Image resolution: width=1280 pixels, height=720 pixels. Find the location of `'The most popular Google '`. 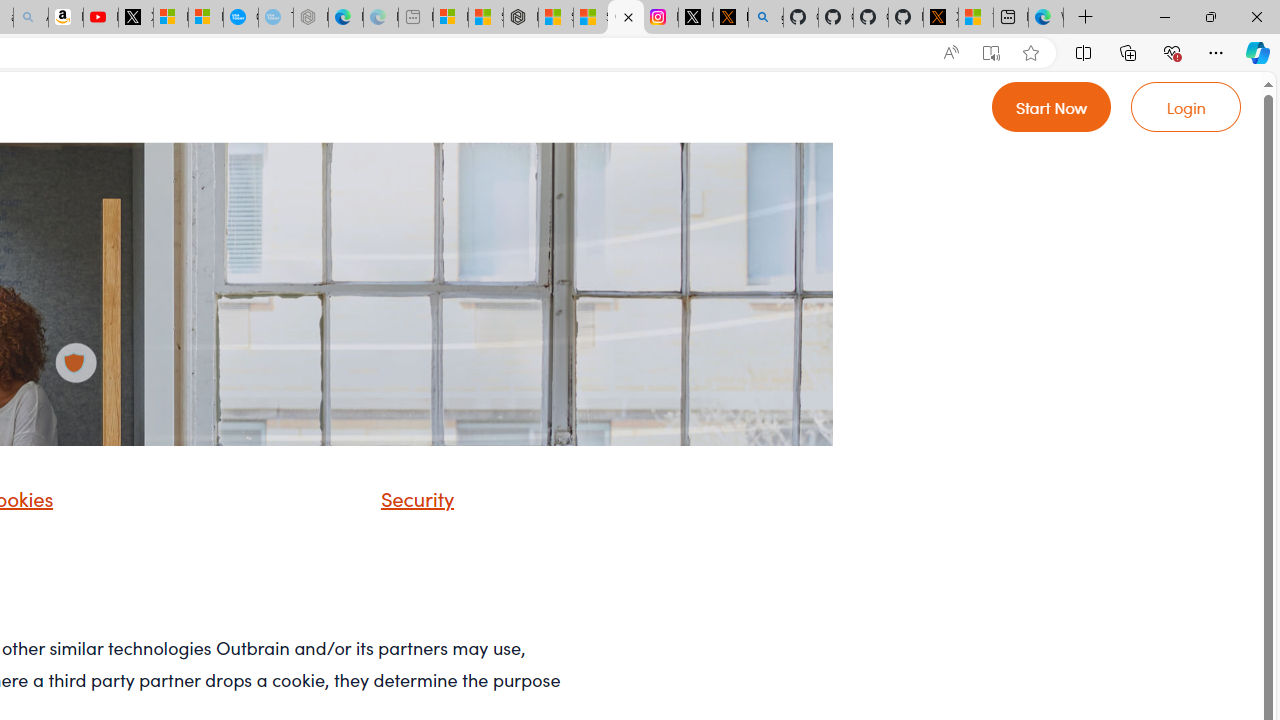

'The most popular Google ' is located at coordinates (274, 17).